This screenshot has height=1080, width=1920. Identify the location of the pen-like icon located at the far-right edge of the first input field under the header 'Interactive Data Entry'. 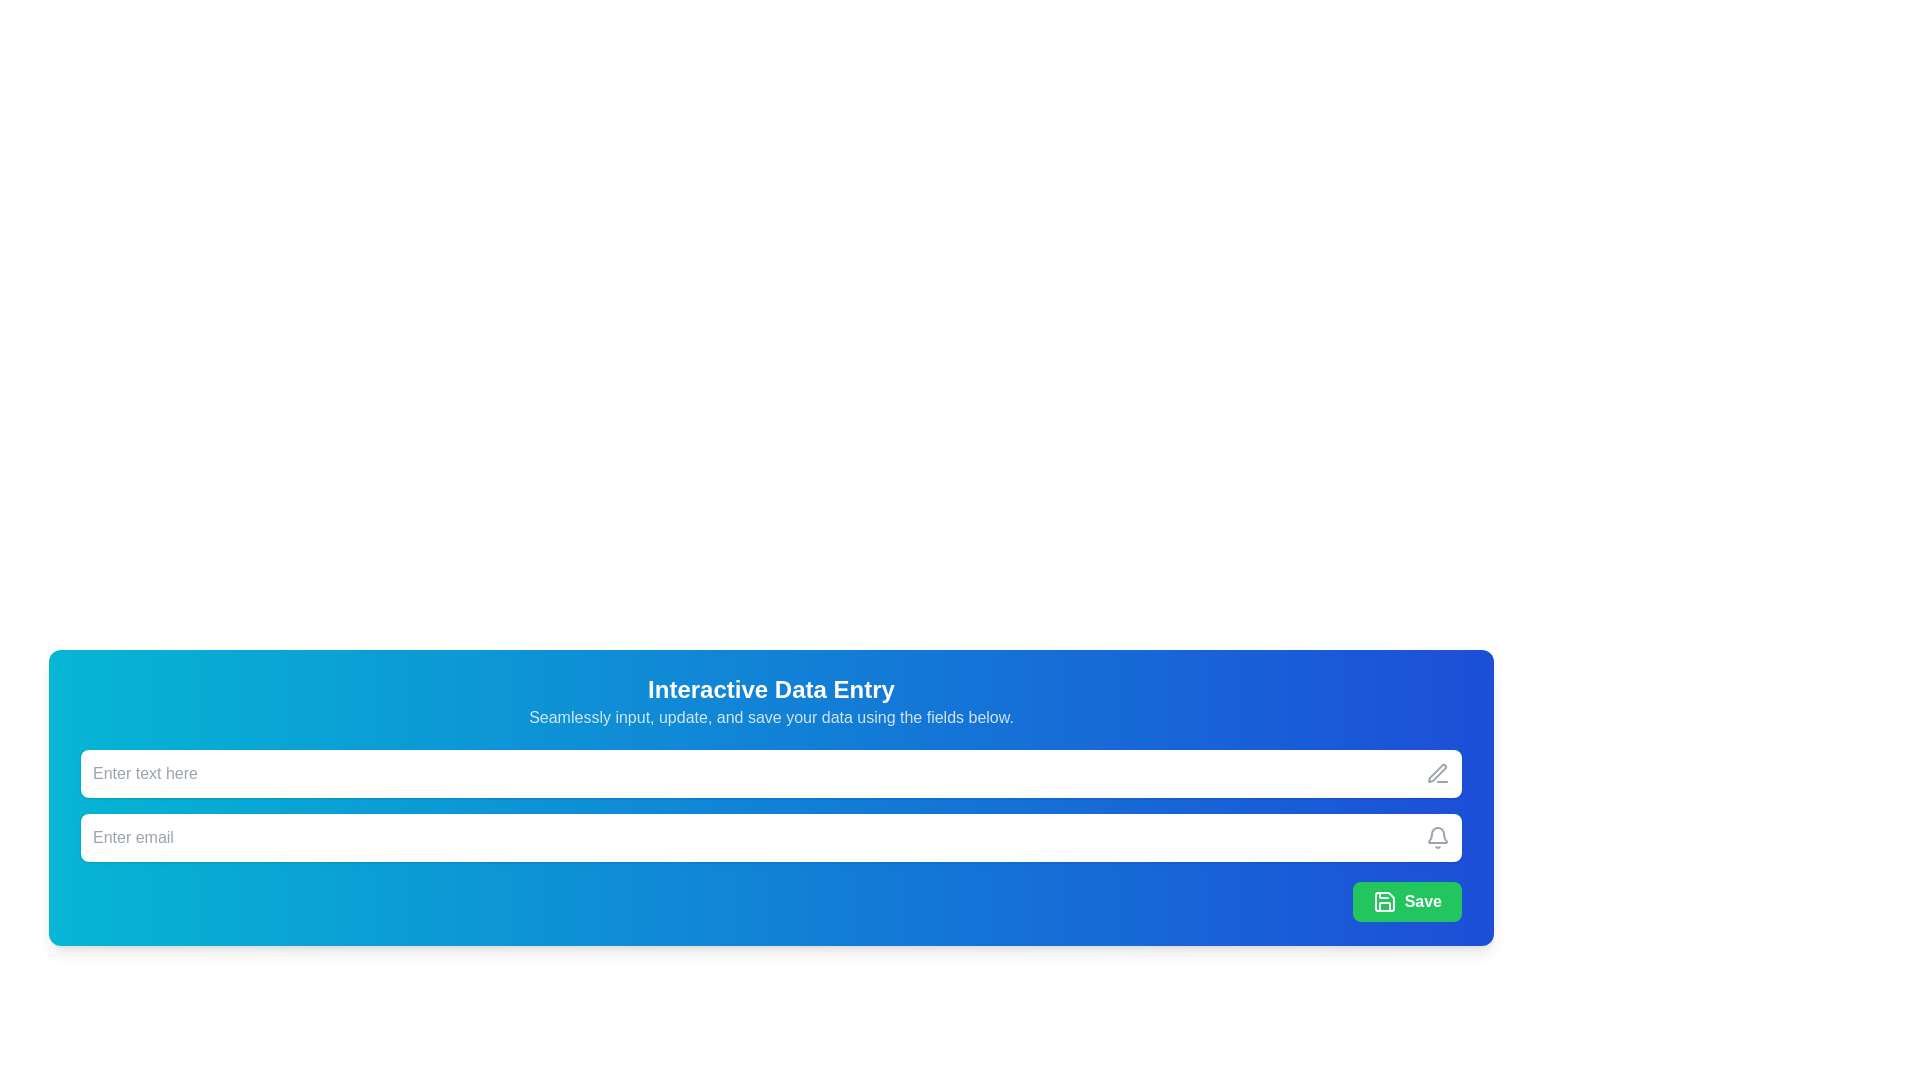
(1437, 773).